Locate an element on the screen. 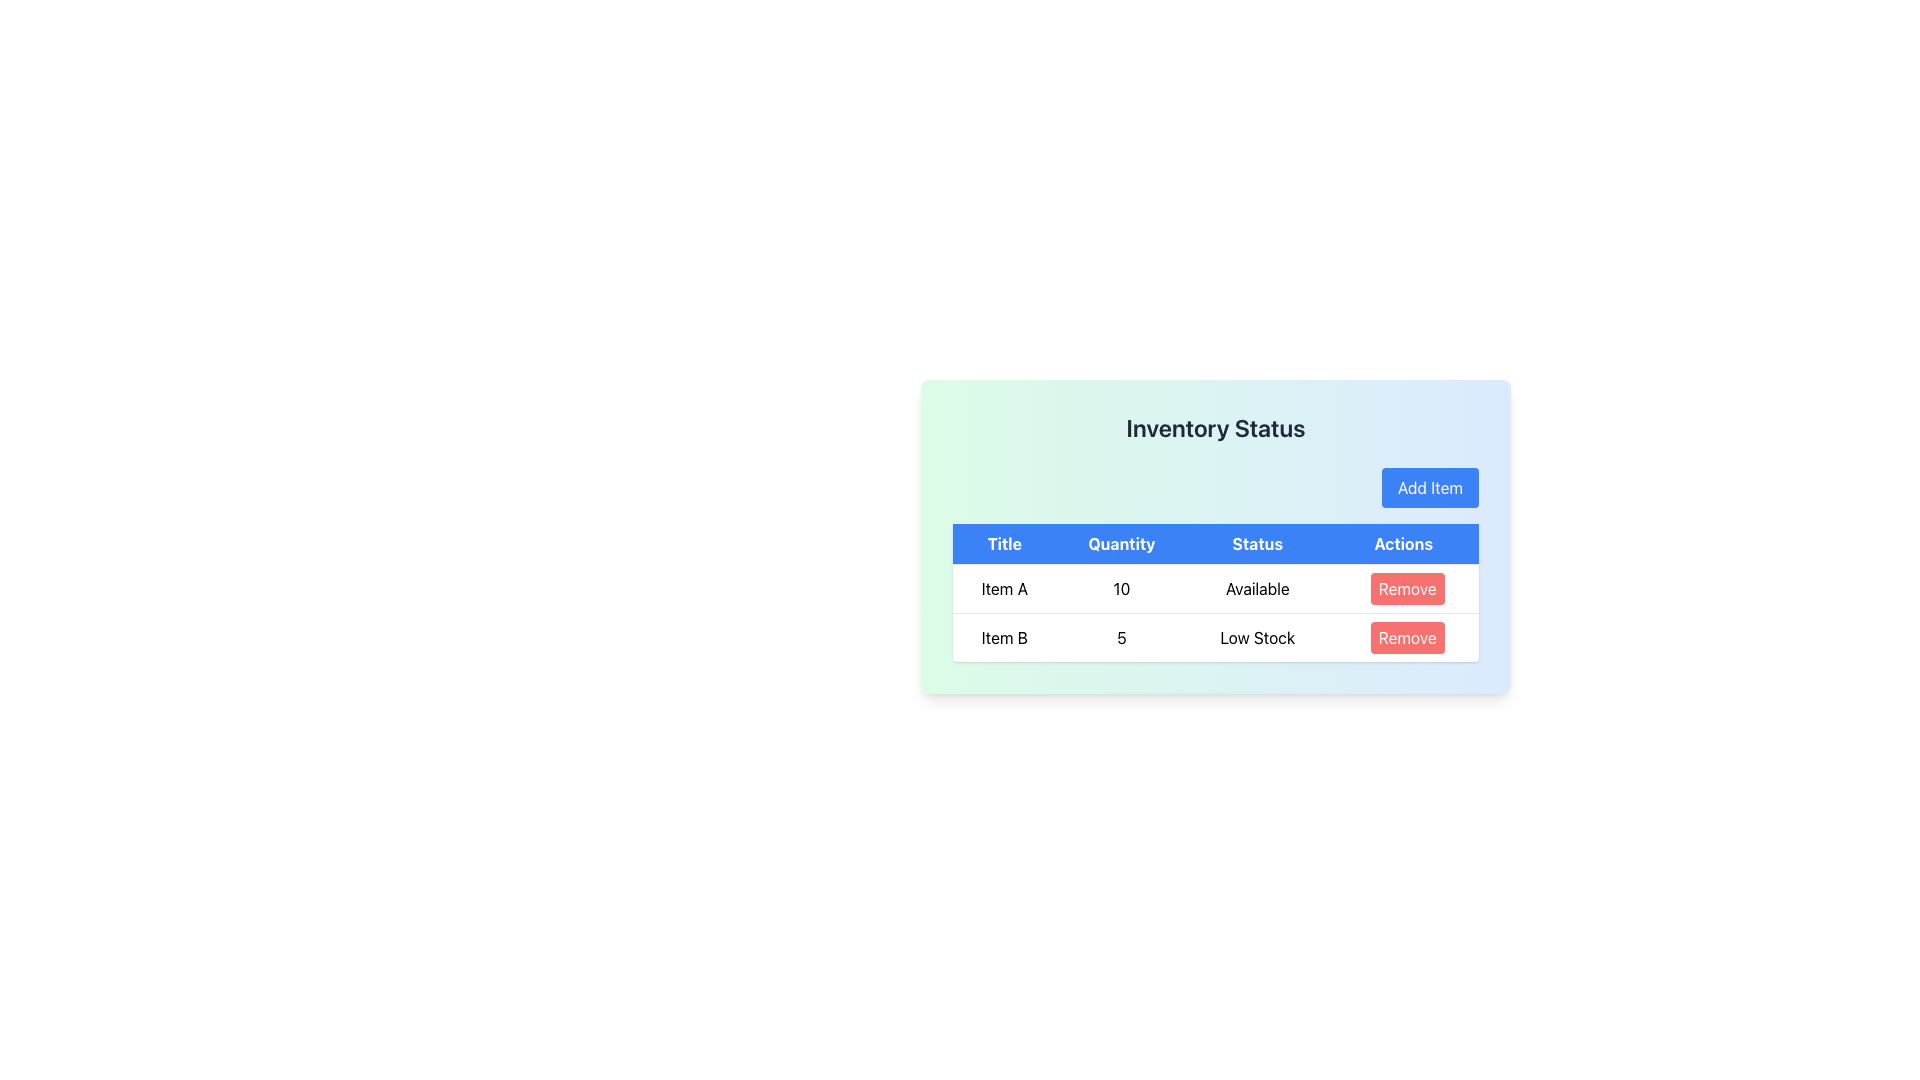  the 'Status' table header, which is the third column in the header row, located between 'Quantity' and 'Actions' is located at coordinates (1256, 544).